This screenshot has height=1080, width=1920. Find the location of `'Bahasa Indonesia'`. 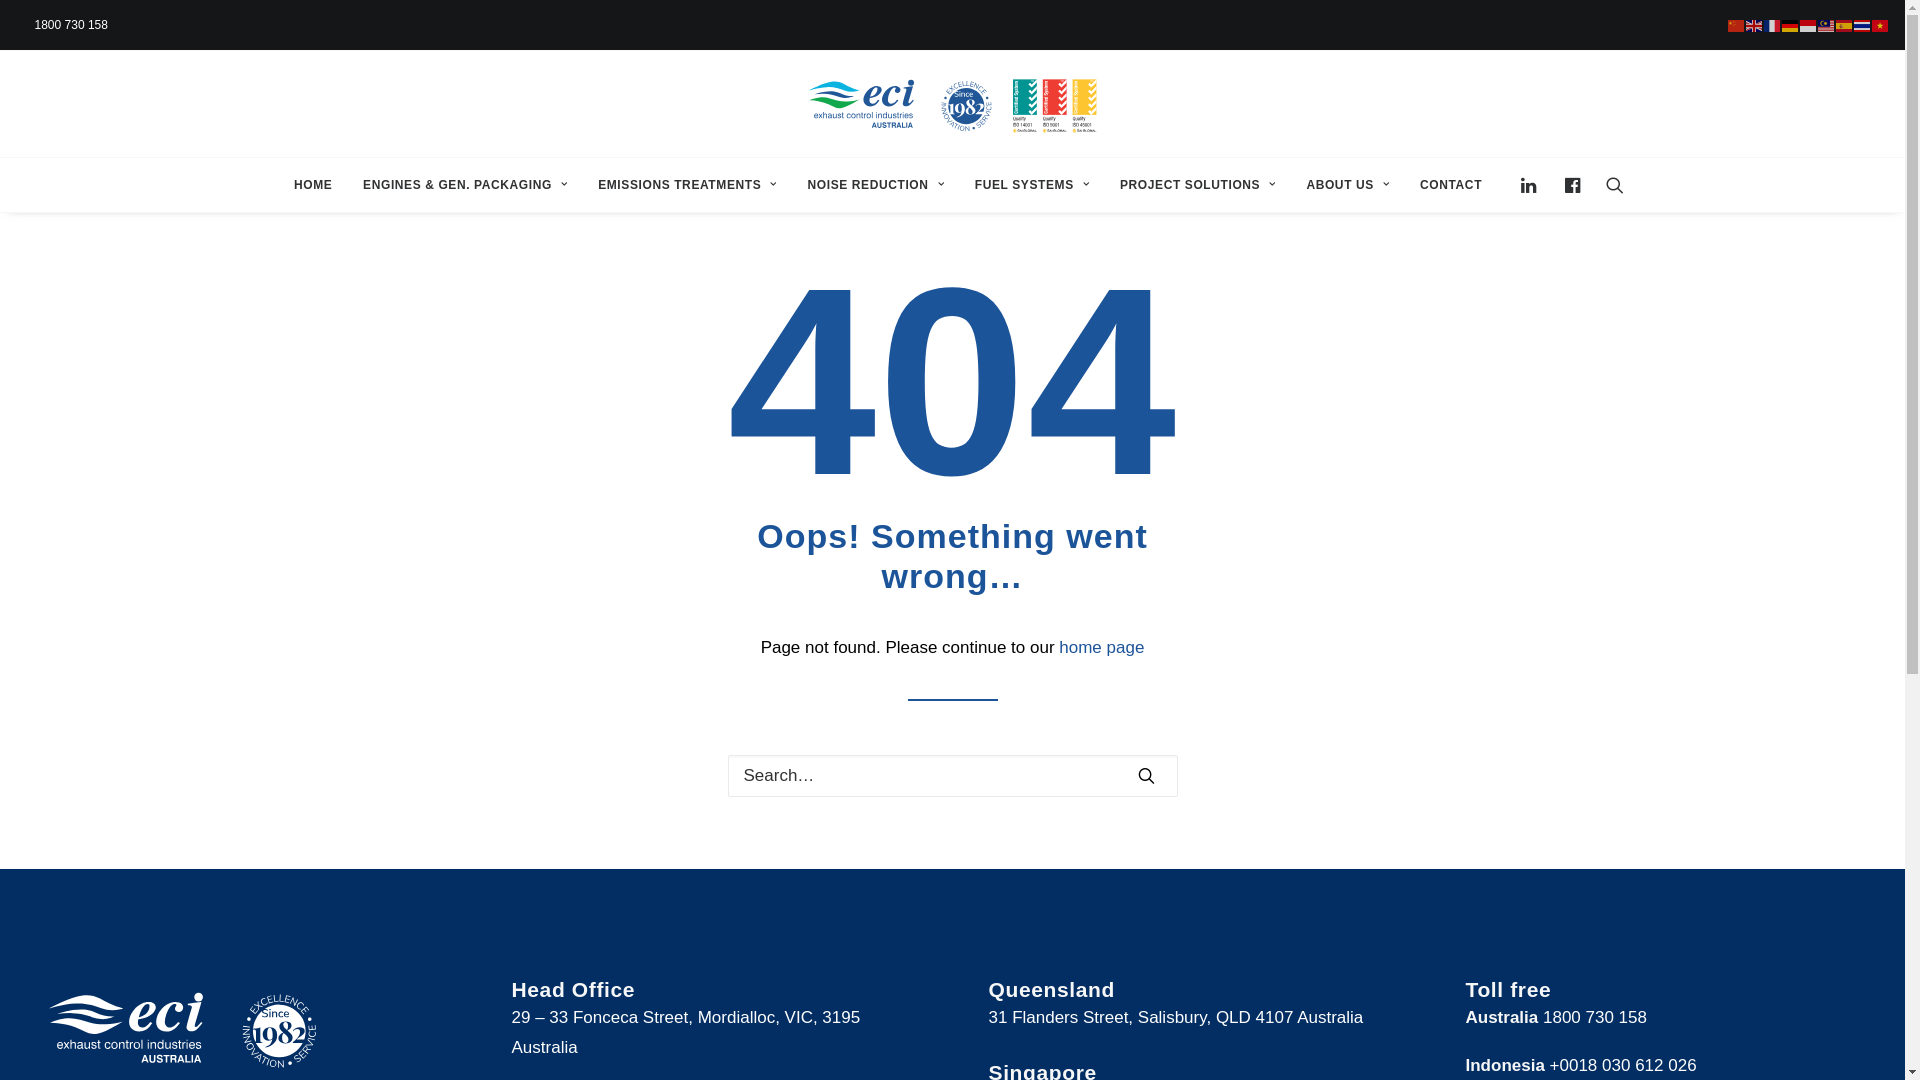

'Bahasa Indonesia' is located at coordinates (1809, 24).